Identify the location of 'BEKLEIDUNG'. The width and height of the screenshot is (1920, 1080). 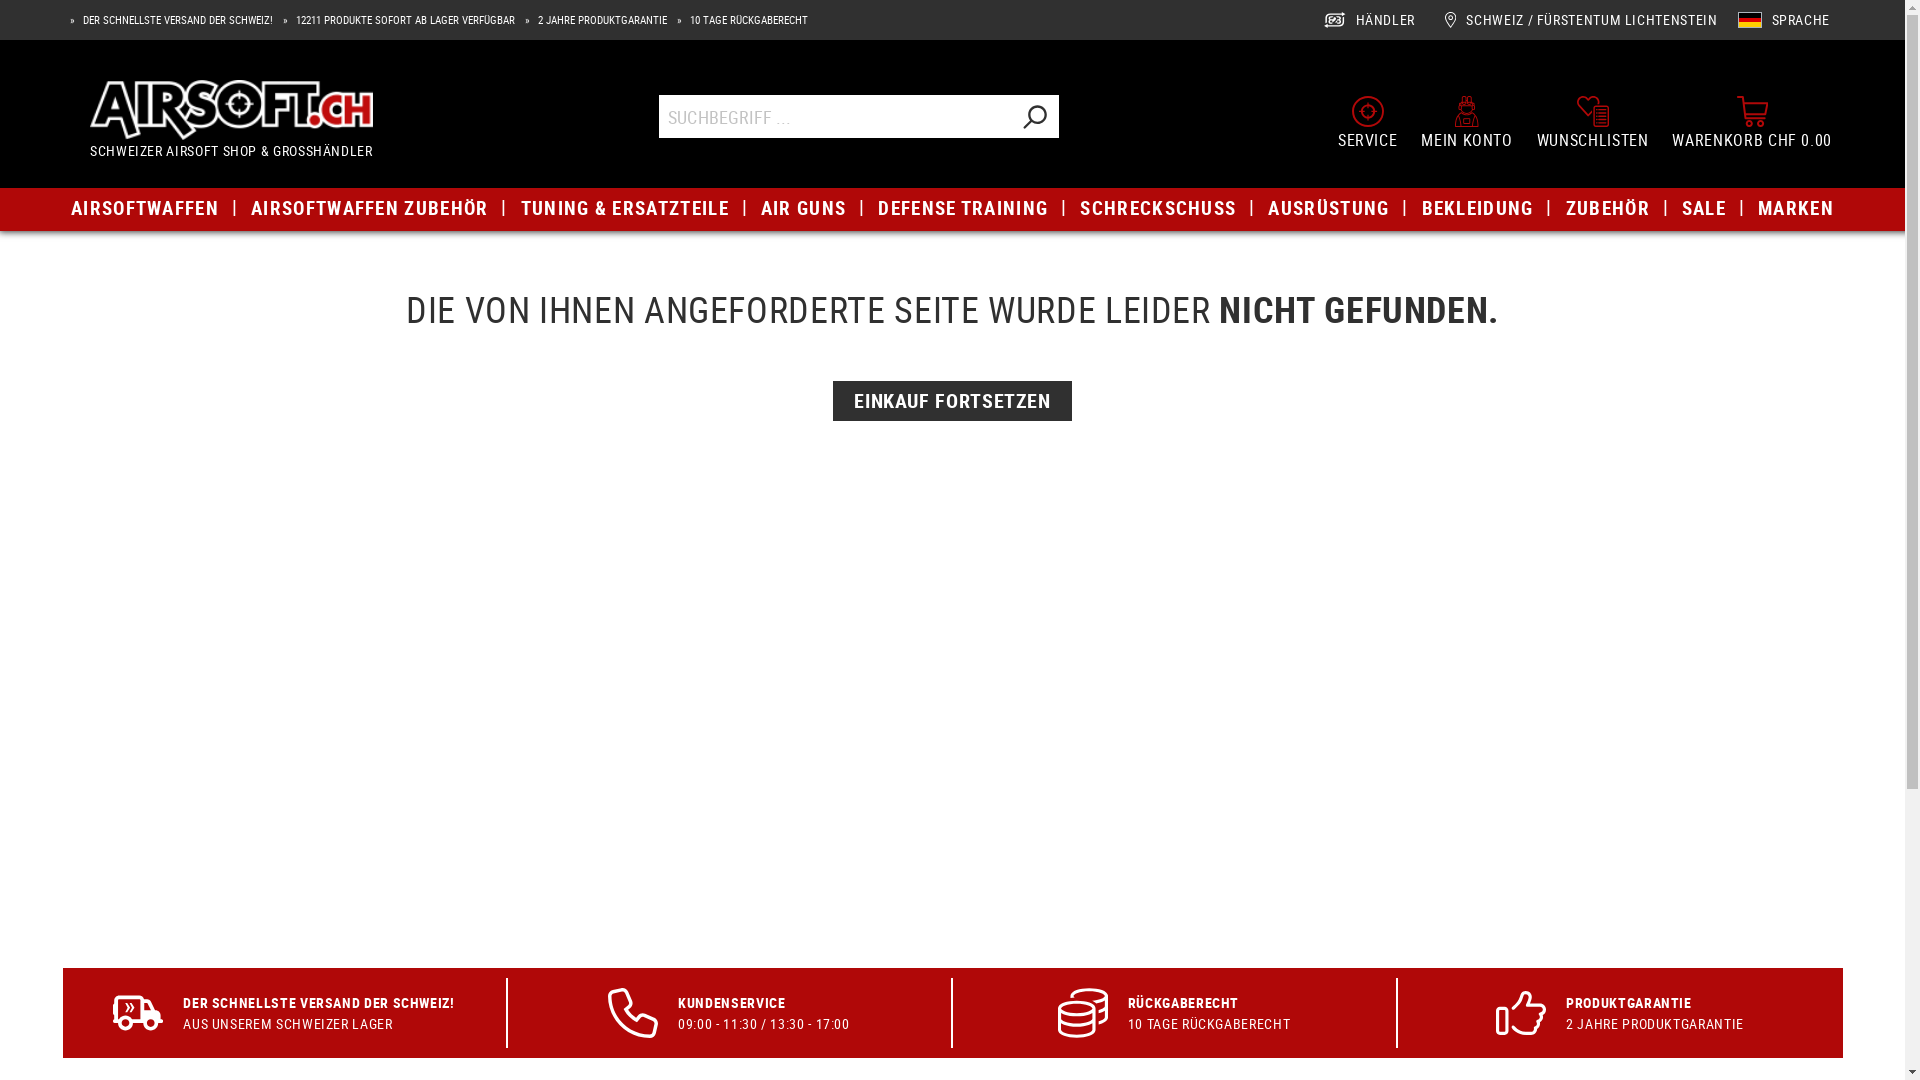
(1478, 208).